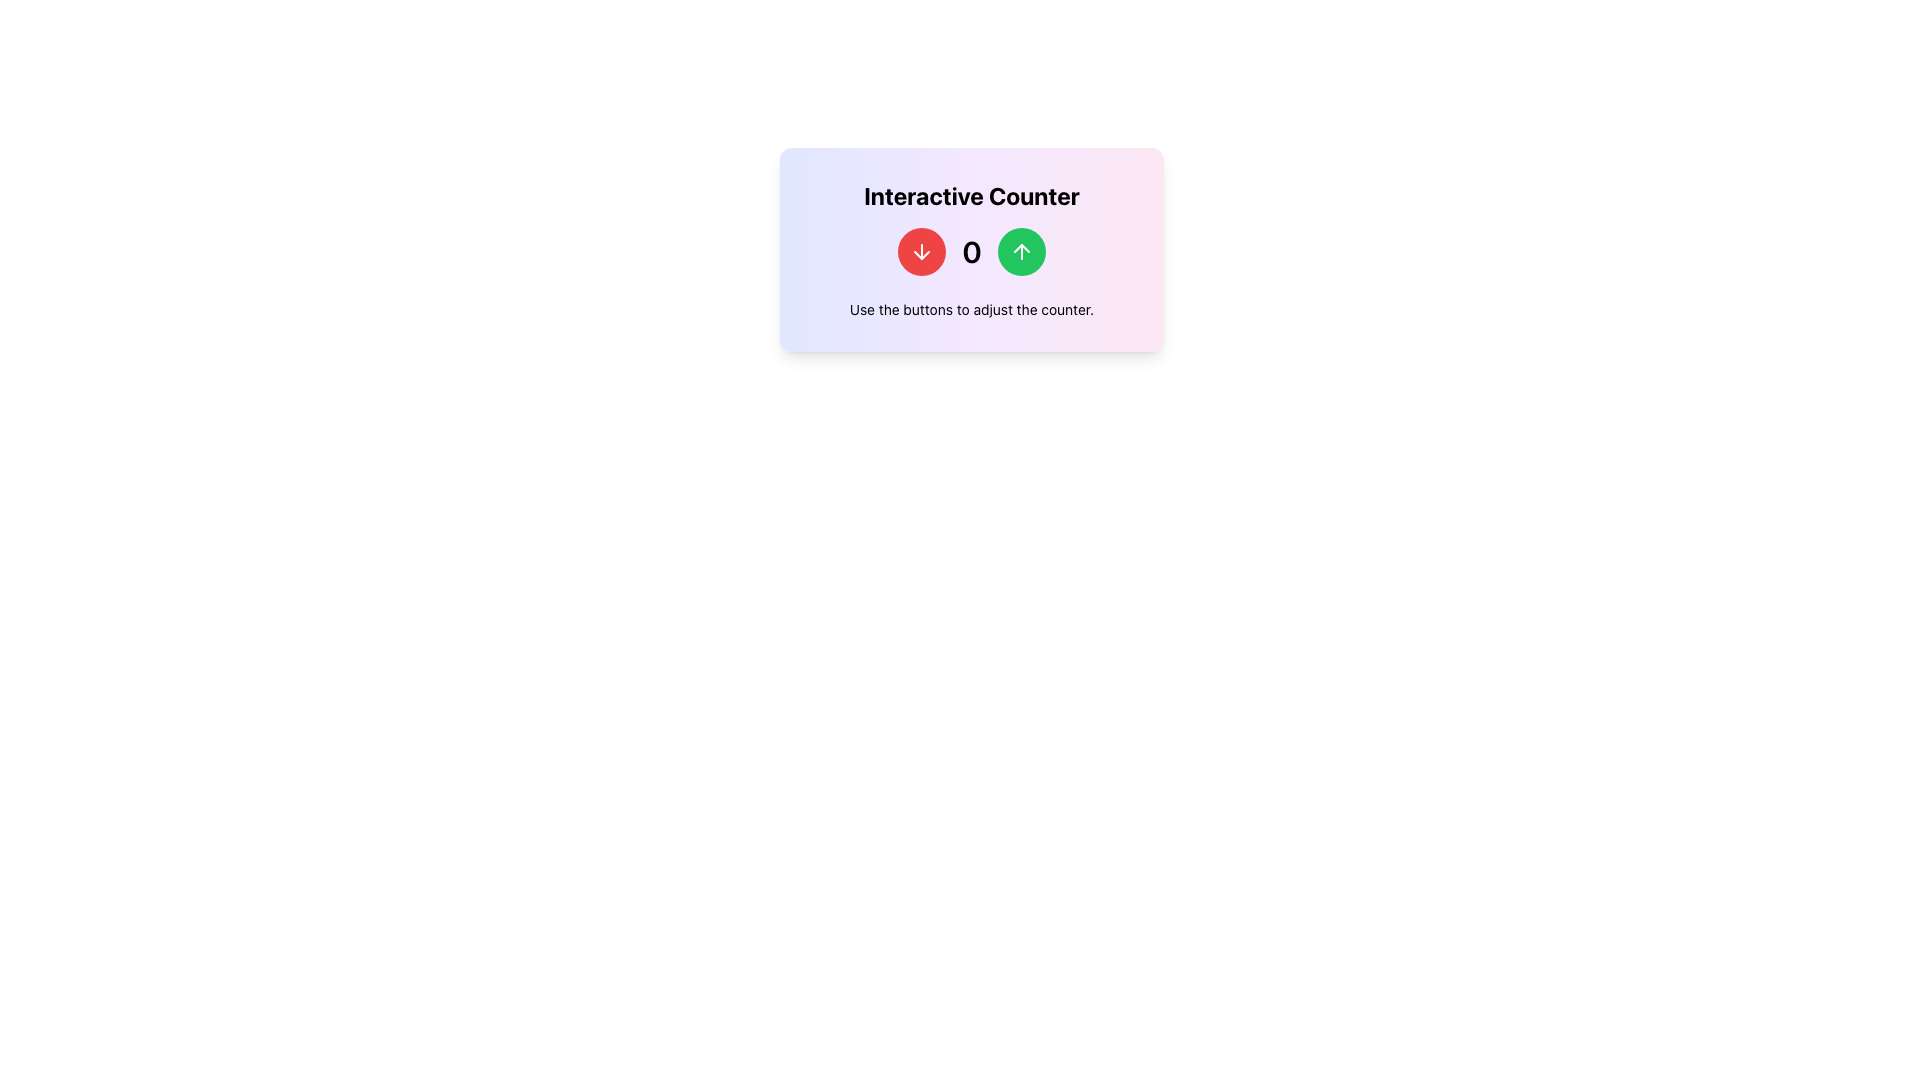  Describe the element at coordinates (1021, 250) in the screenshot. I see `the button located at the far right of the horizontally-aligned group of buttons to increment the counter displayed next to it` at that location.